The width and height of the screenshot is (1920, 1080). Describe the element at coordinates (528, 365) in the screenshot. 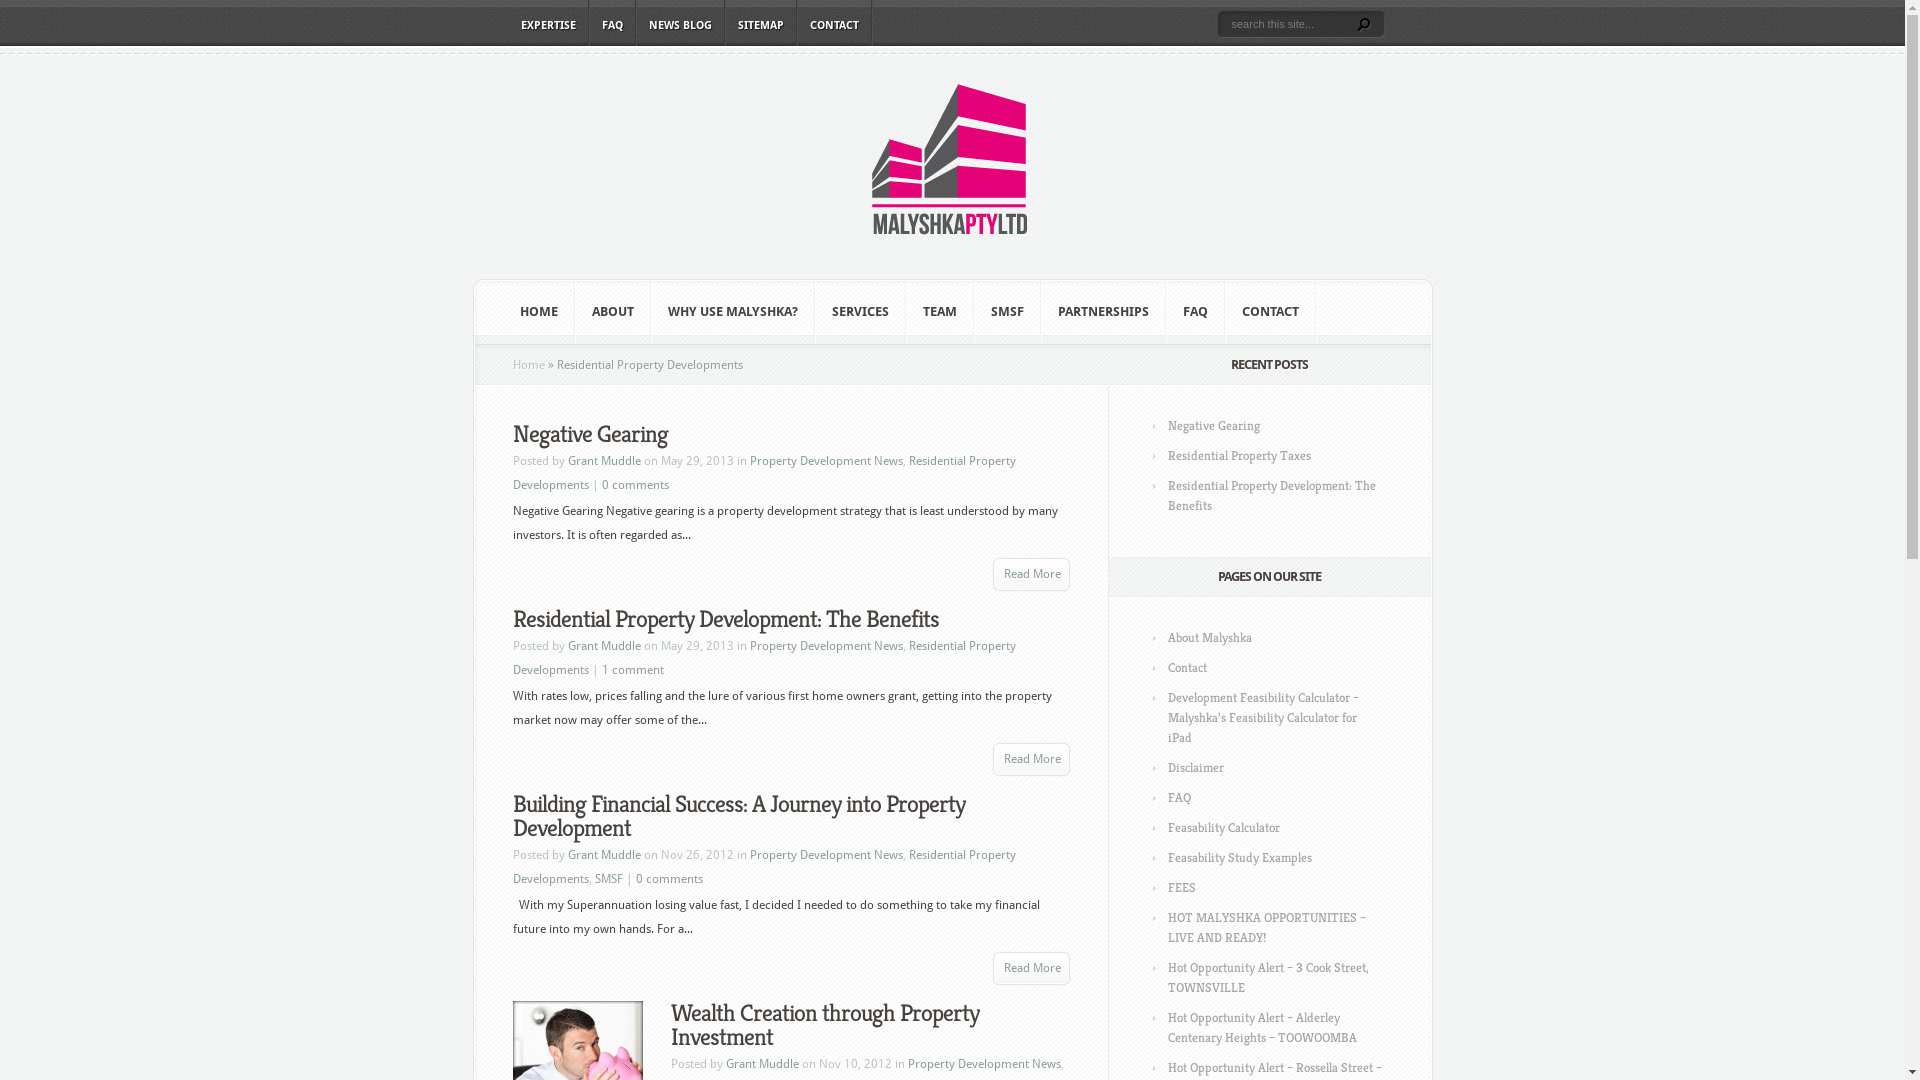

I see `'Home'` at that location.